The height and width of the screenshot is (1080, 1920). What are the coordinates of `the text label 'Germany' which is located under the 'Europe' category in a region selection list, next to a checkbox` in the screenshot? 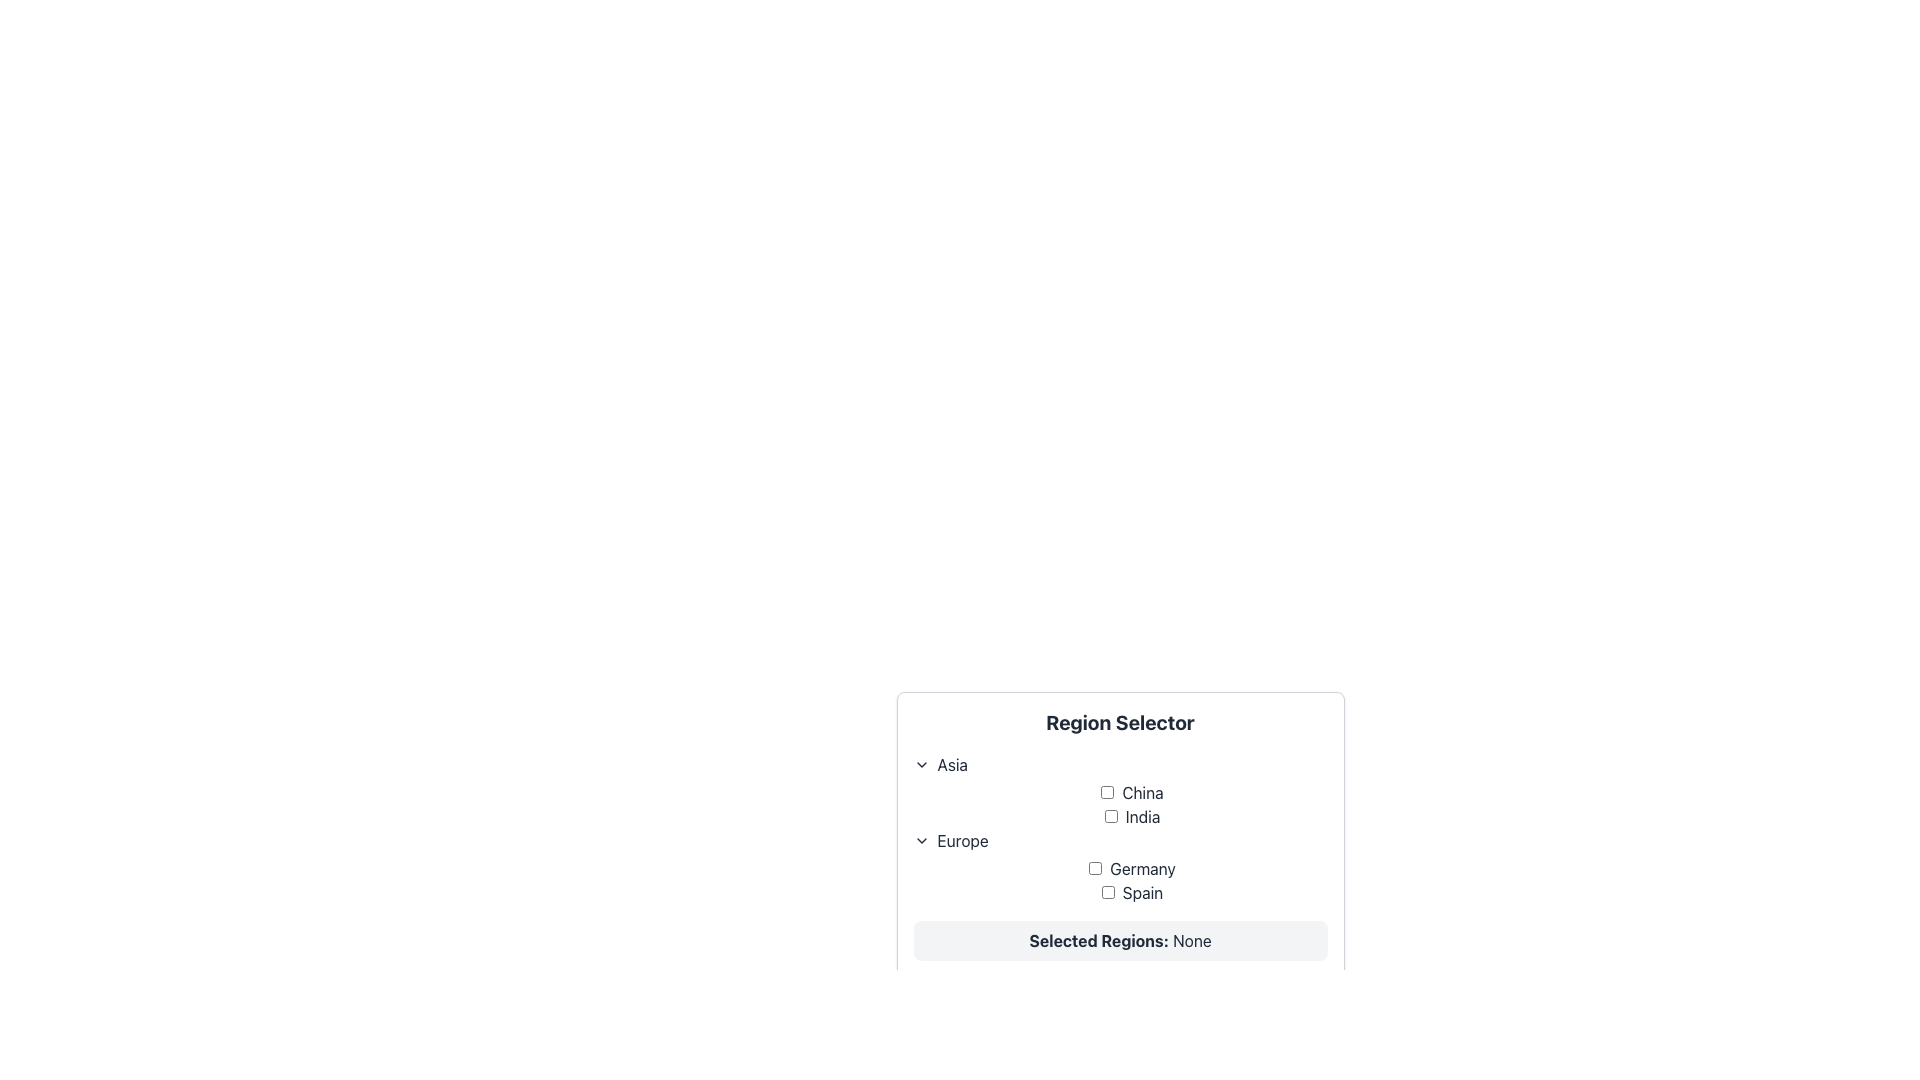 It's located at (1132, 867).